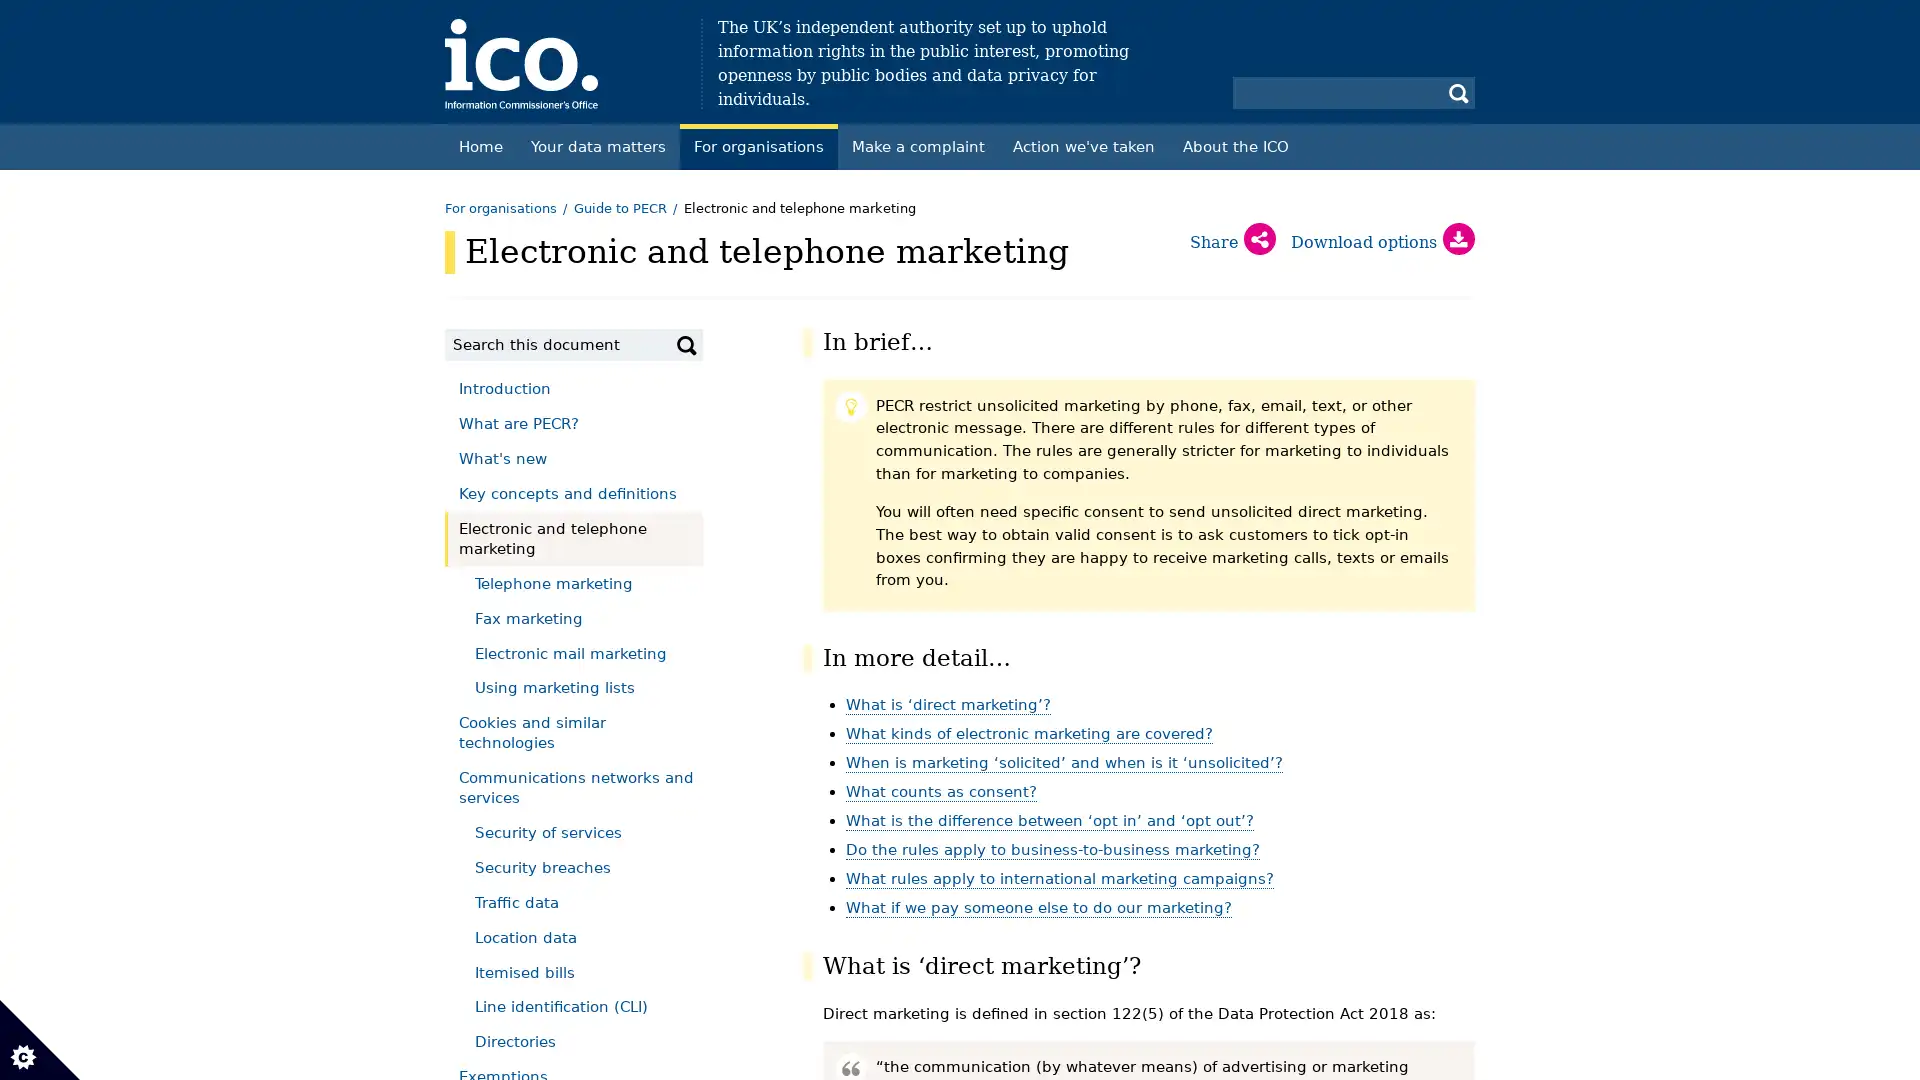 The image size is (1920, 1080). I want to click on Save and close, so click(104, 757).